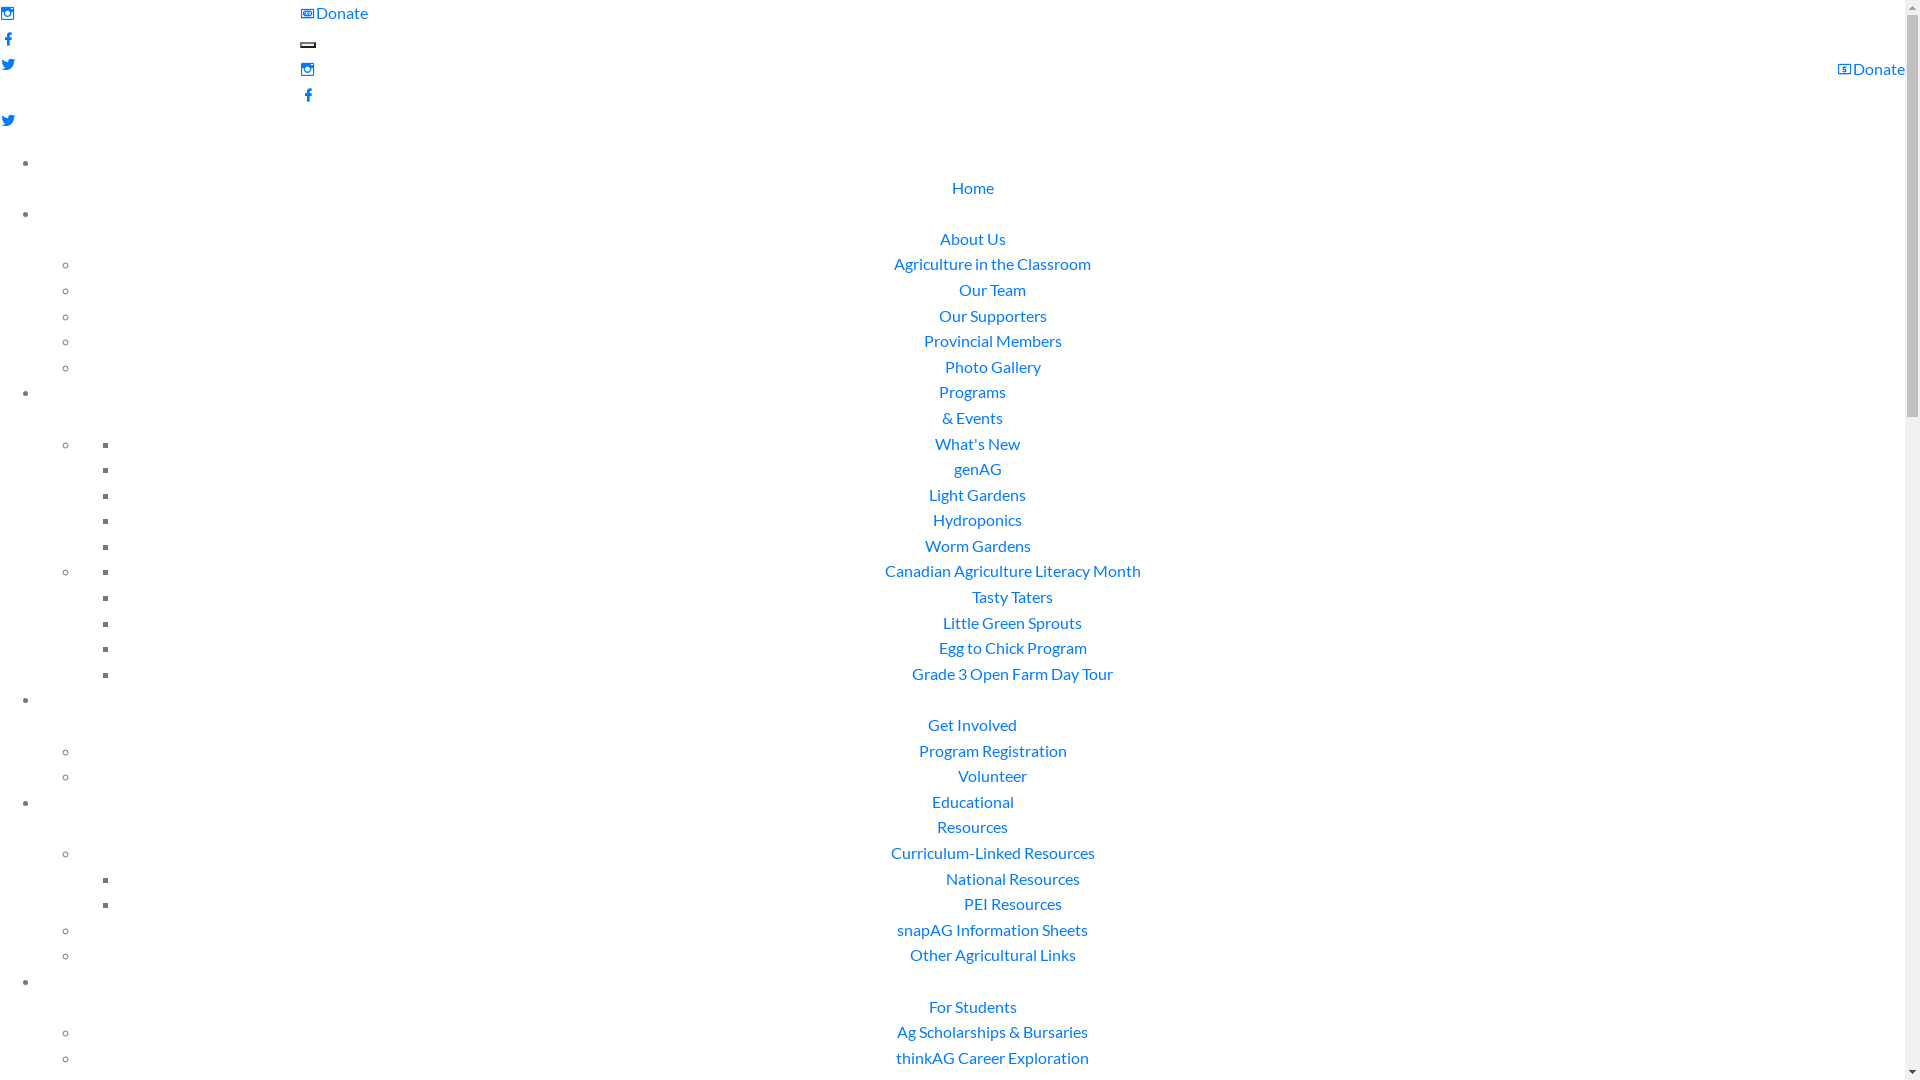 This screenshot has width=1920, height=1080. What do you see at coordinates (992, 774) in the screenshot?
I see `'Volunteer'` at bounding box center [992, 774].